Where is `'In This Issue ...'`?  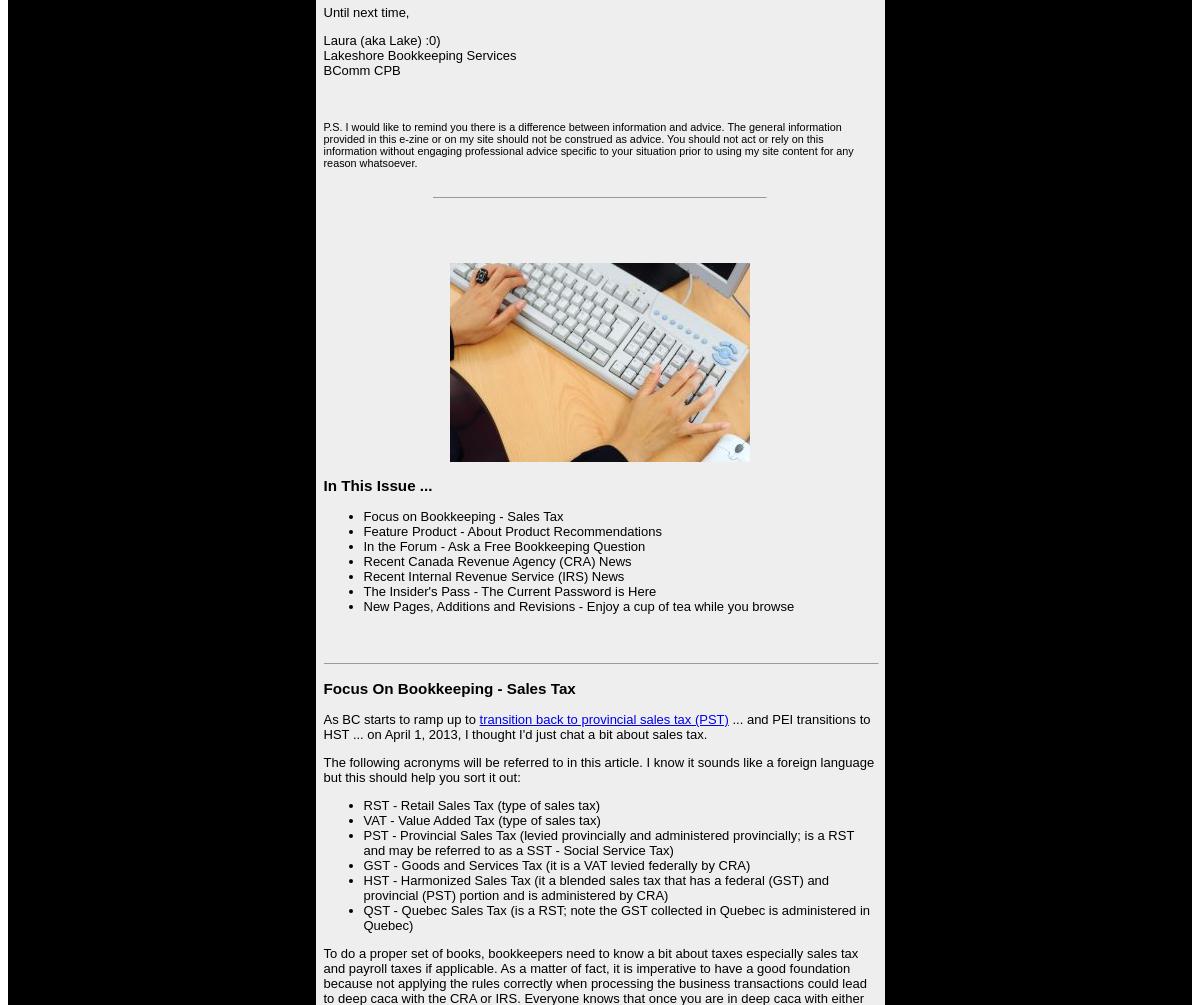 'In This Issue ...' is located at coordinates (323, 484).